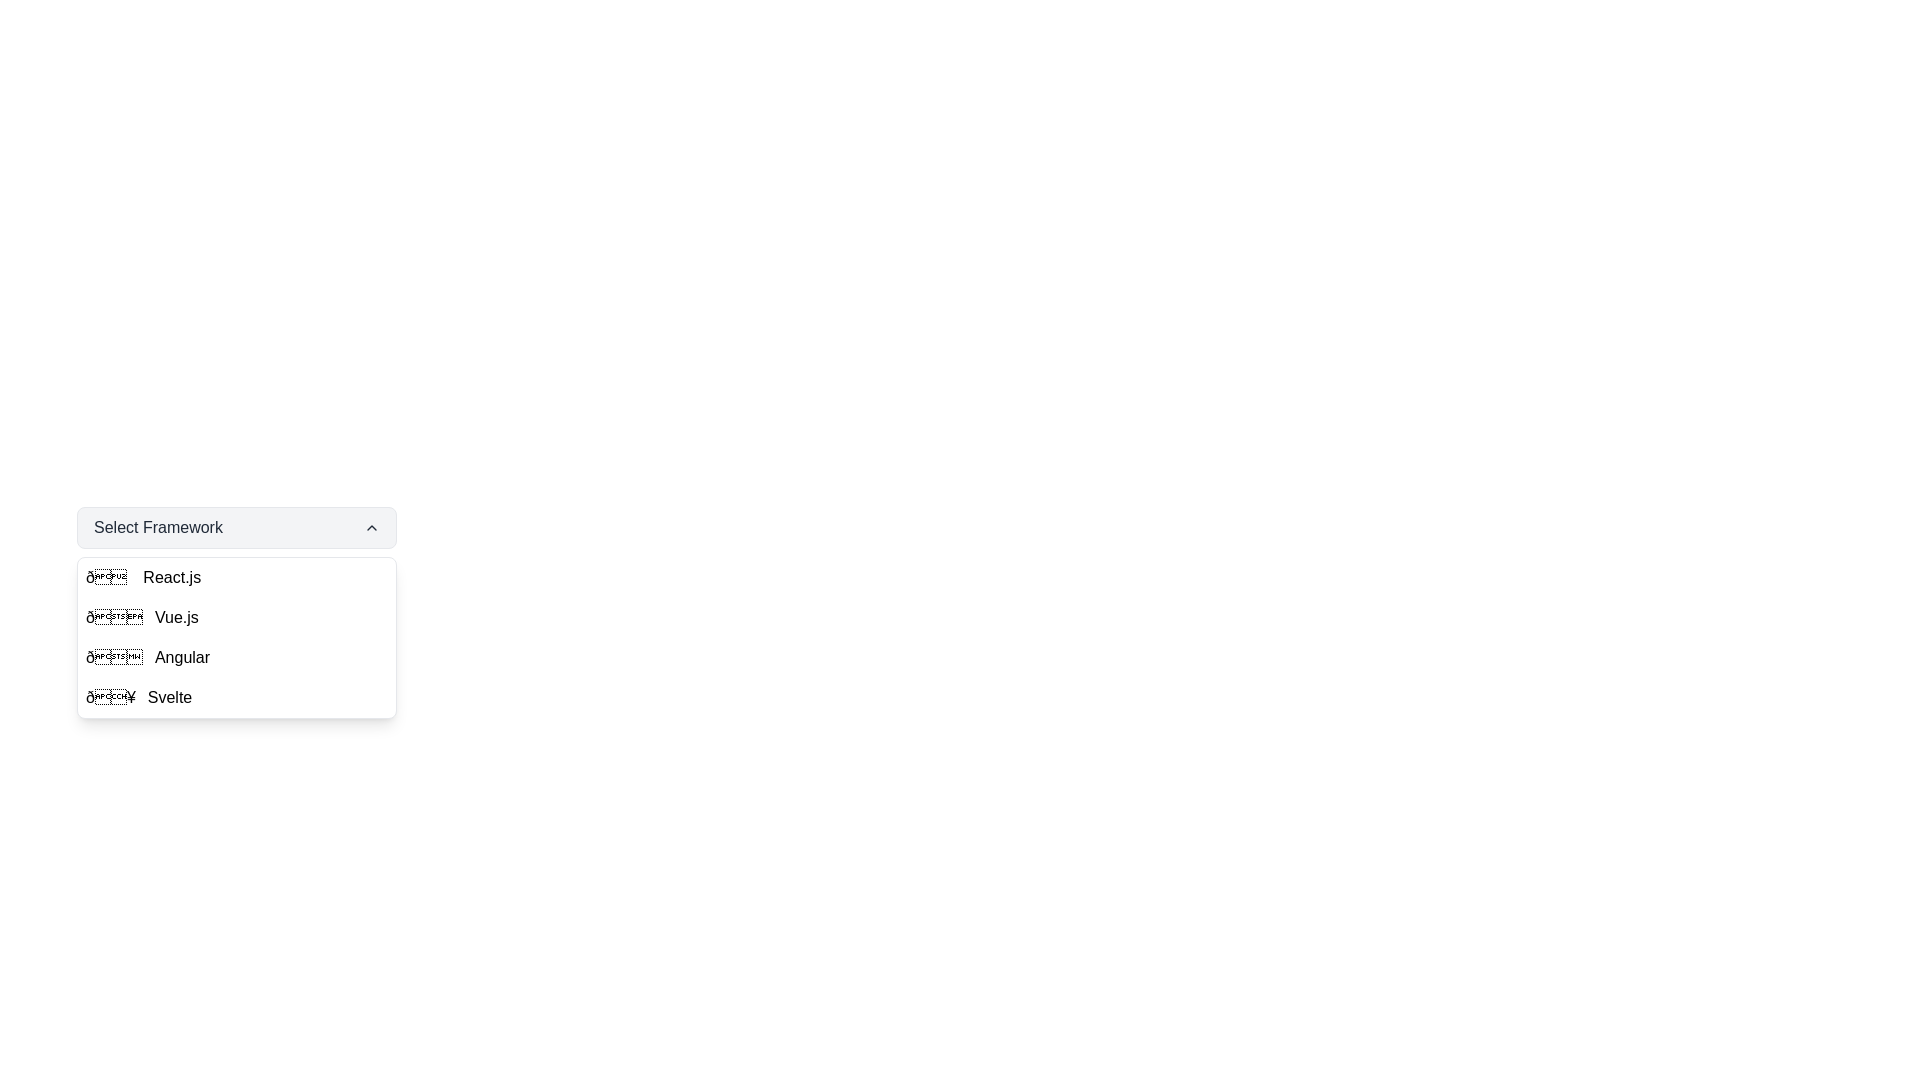 The image size is (1920, 1080). Describe the element at coordinates (172, 578) in the screenshot. I see `the 'React.js' option in the dropdown menu labeled 'Select Framework'` at that location.